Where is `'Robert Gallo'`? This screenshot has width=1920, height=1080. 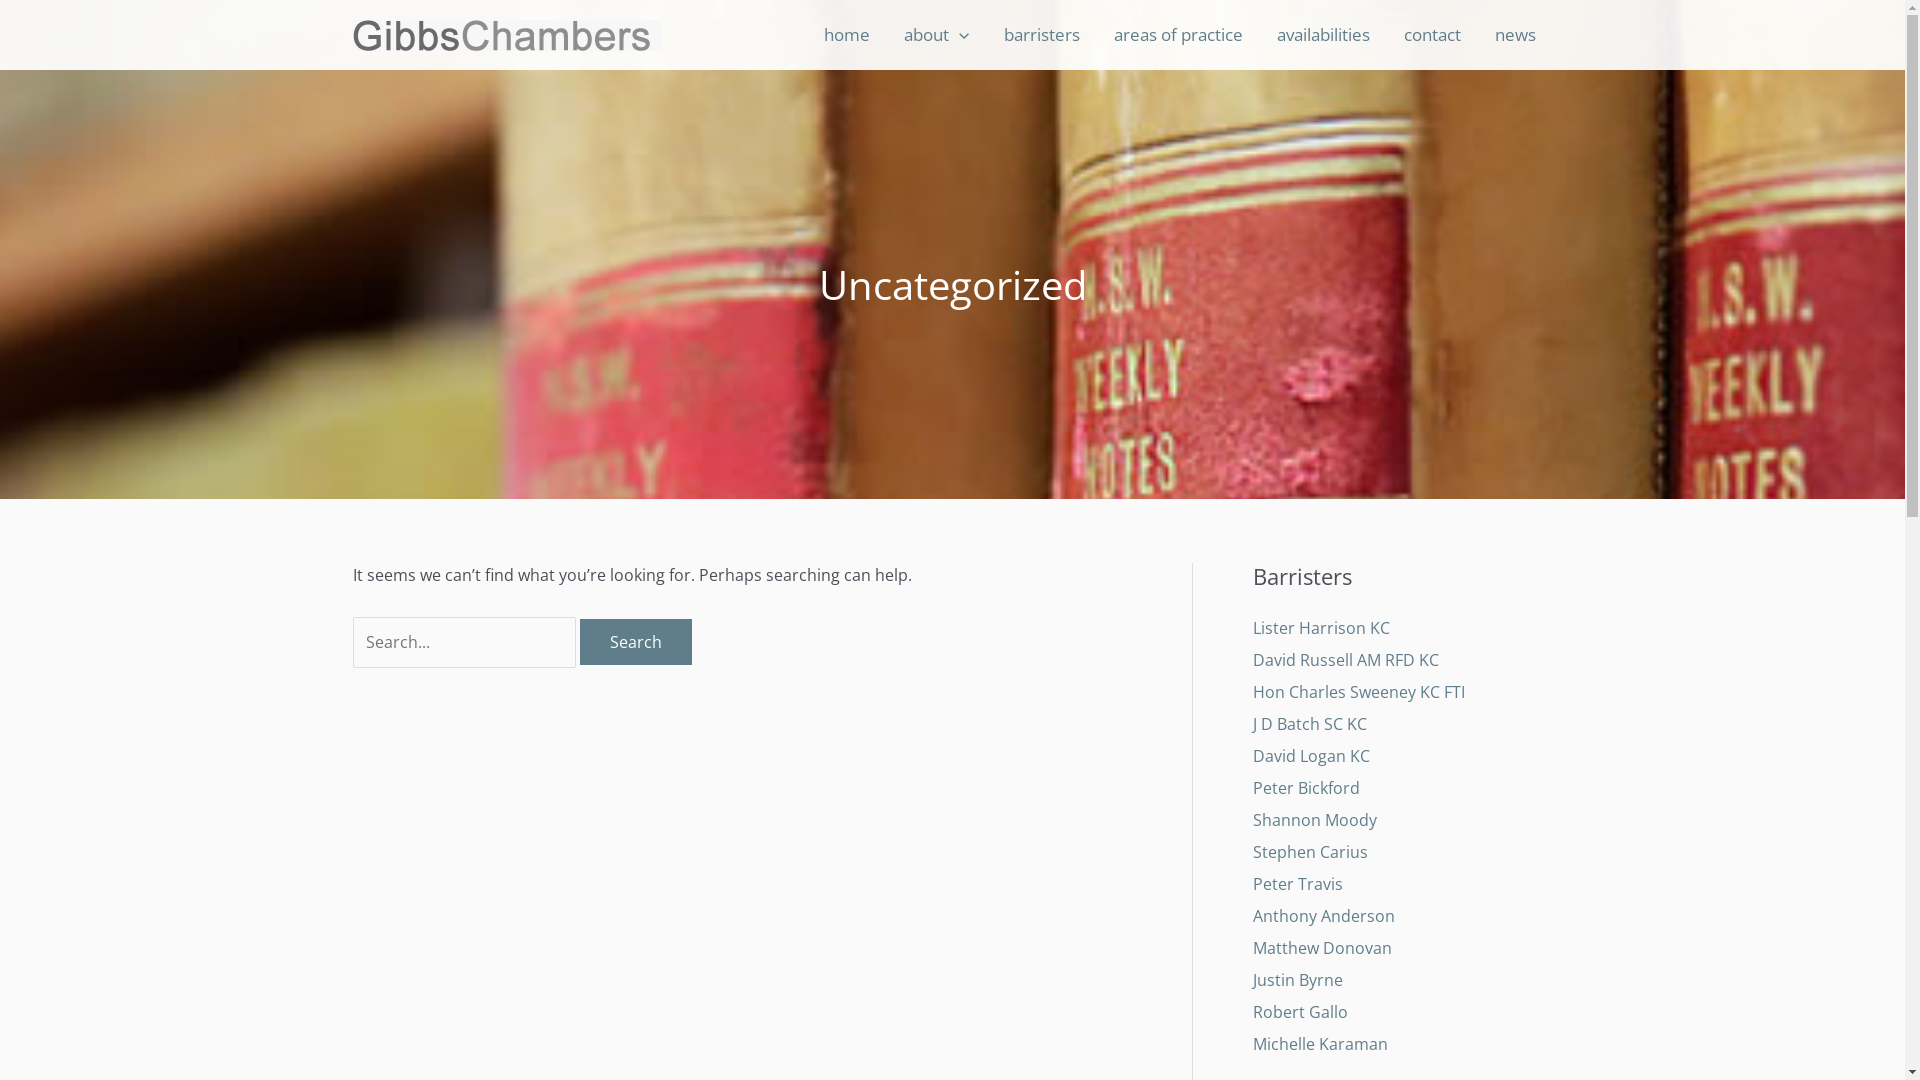 'Robert Gallo' is located at coordinates (1299, 1011).